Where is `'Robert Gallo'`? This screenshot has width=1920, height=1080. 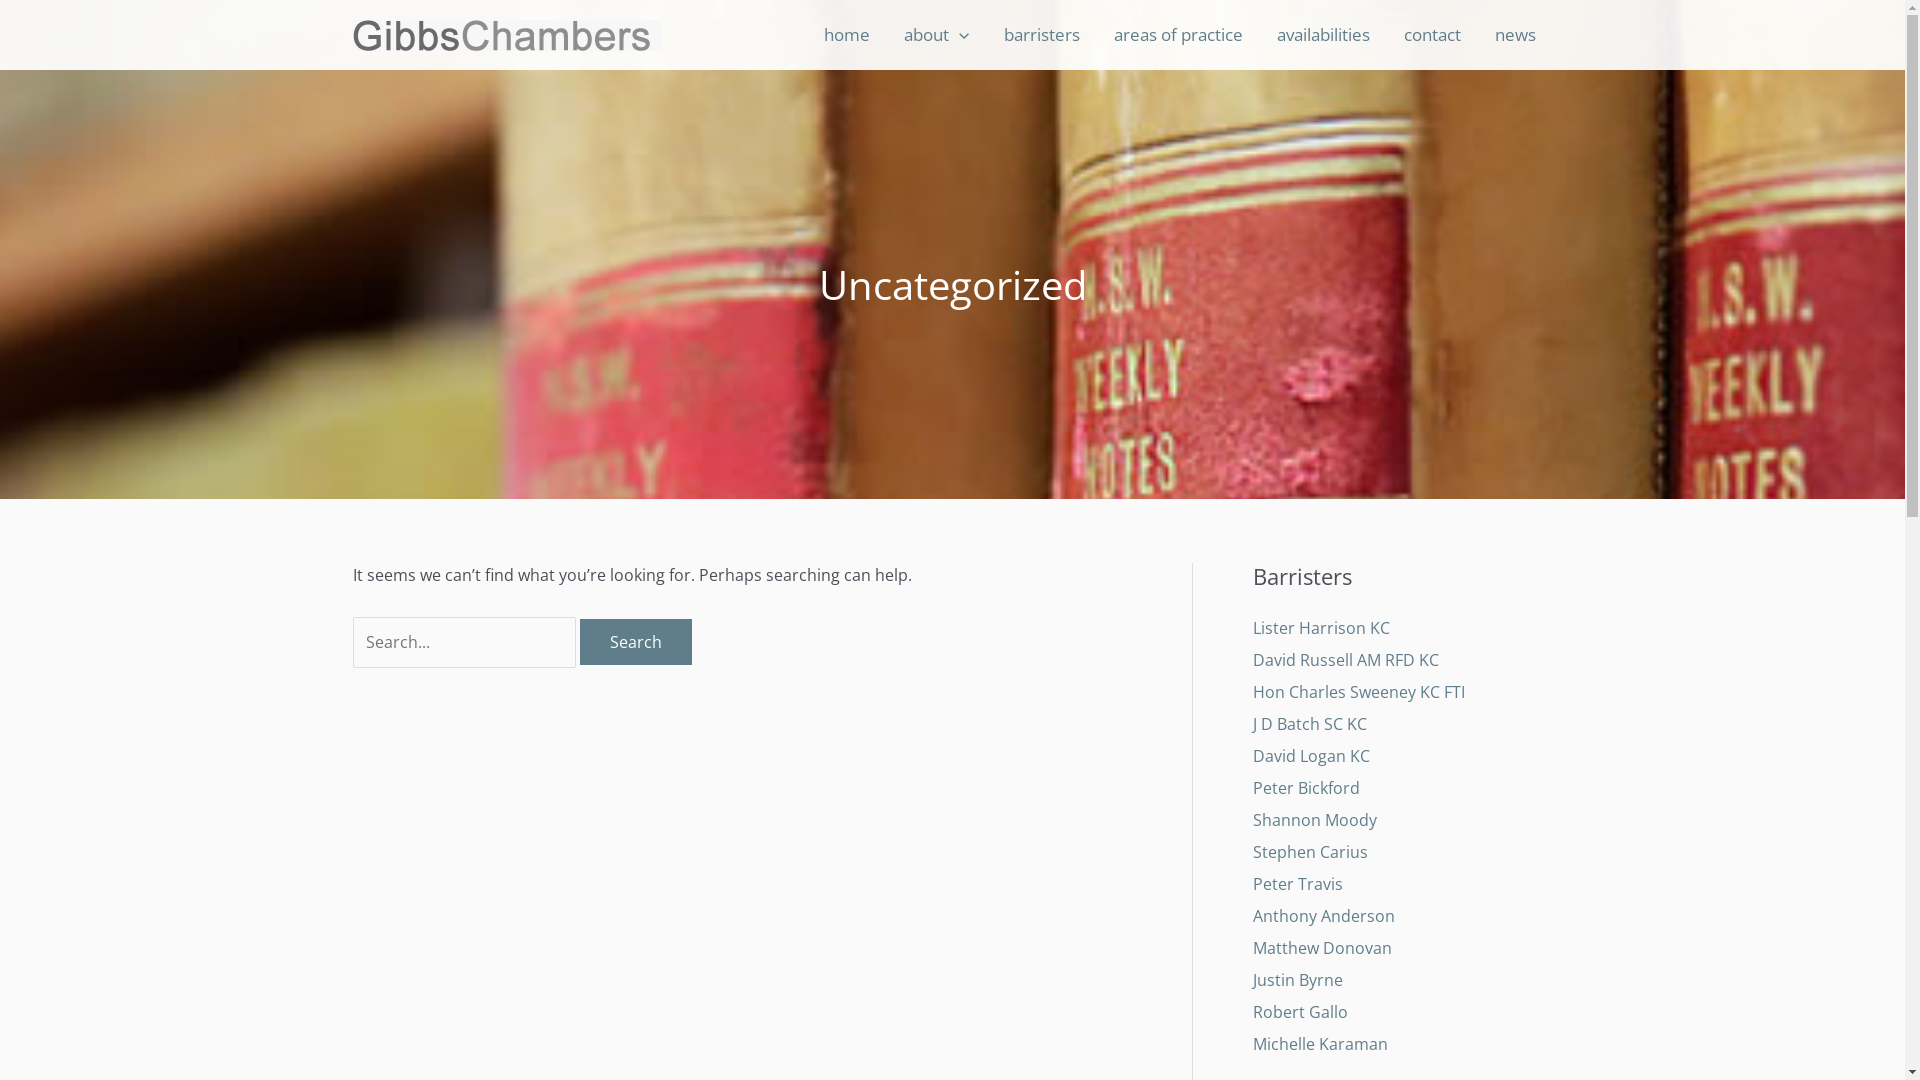 'Robert Gallo' is located at coordinates (1299, 1011).